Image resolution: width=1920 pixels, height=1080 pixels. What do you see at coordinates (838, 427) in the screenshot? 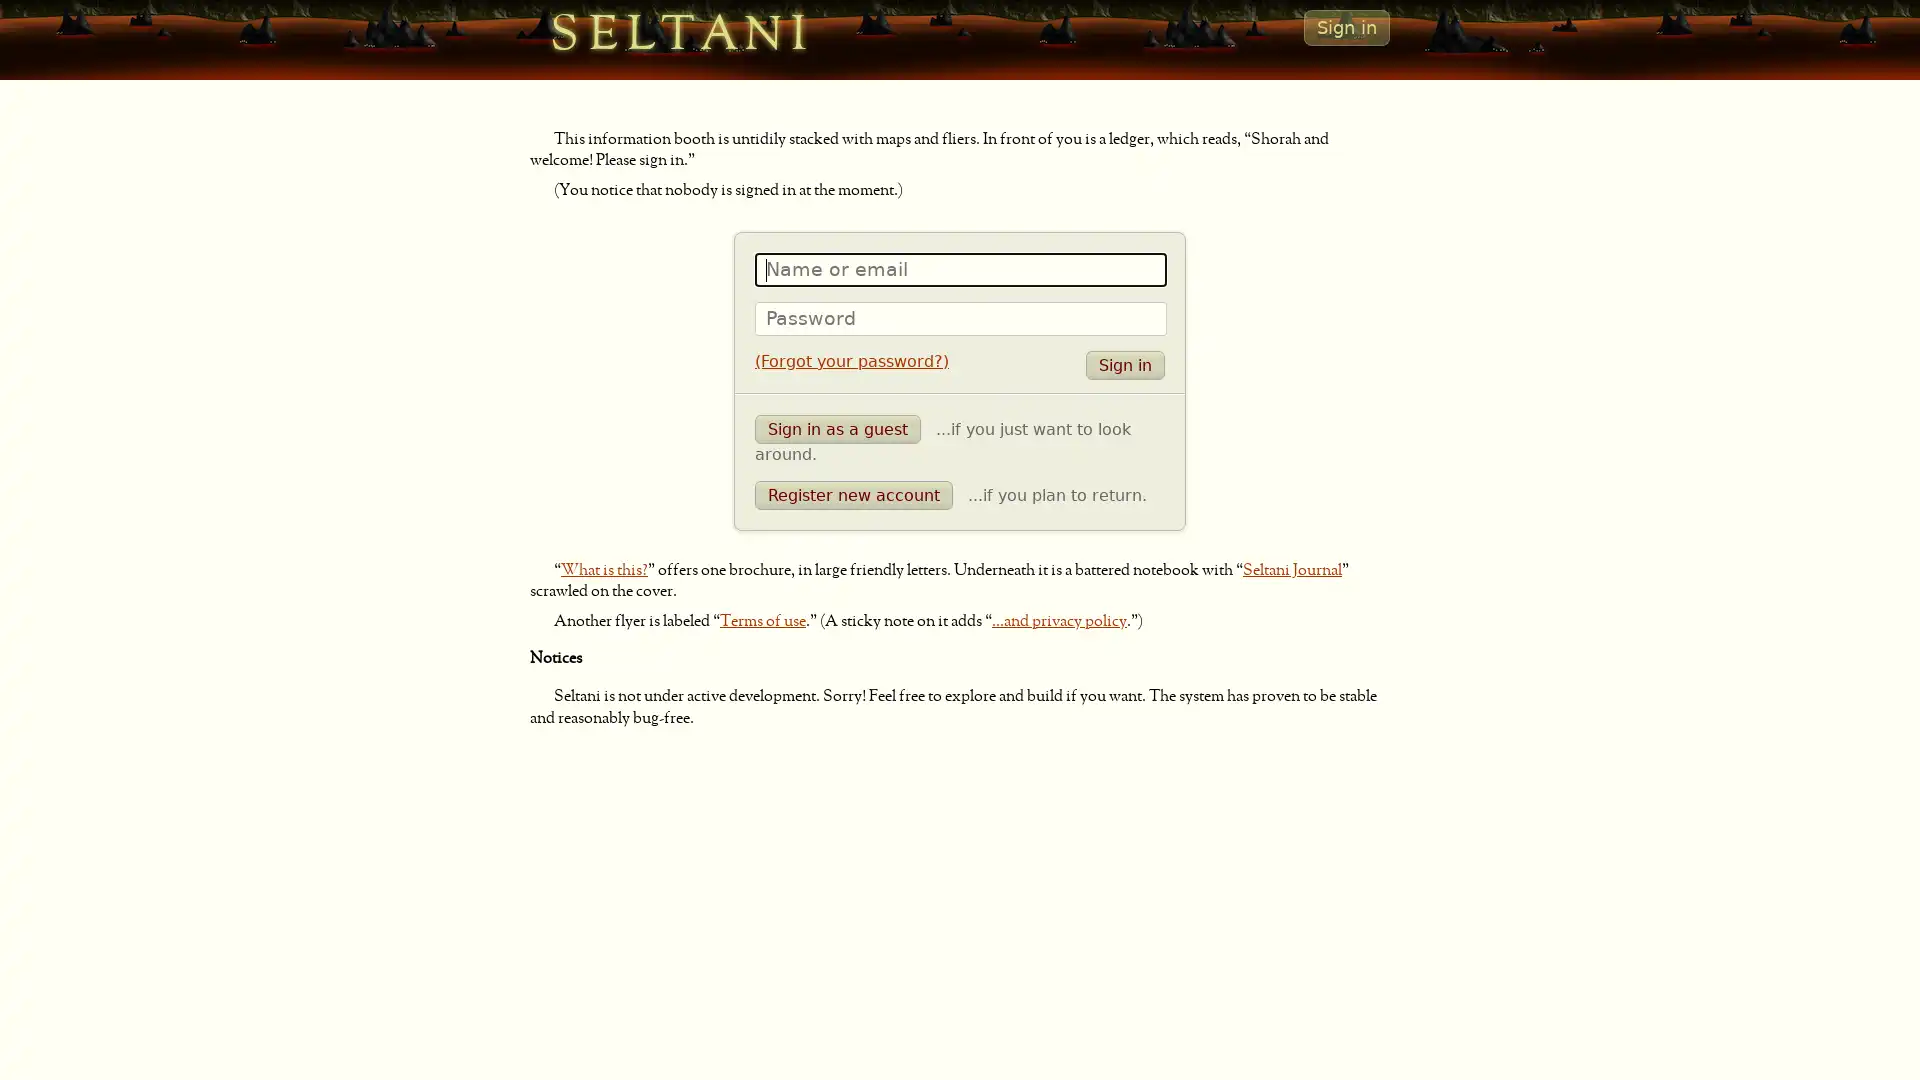
I see `Sign in as a guest` at bounding box center [838, 427].